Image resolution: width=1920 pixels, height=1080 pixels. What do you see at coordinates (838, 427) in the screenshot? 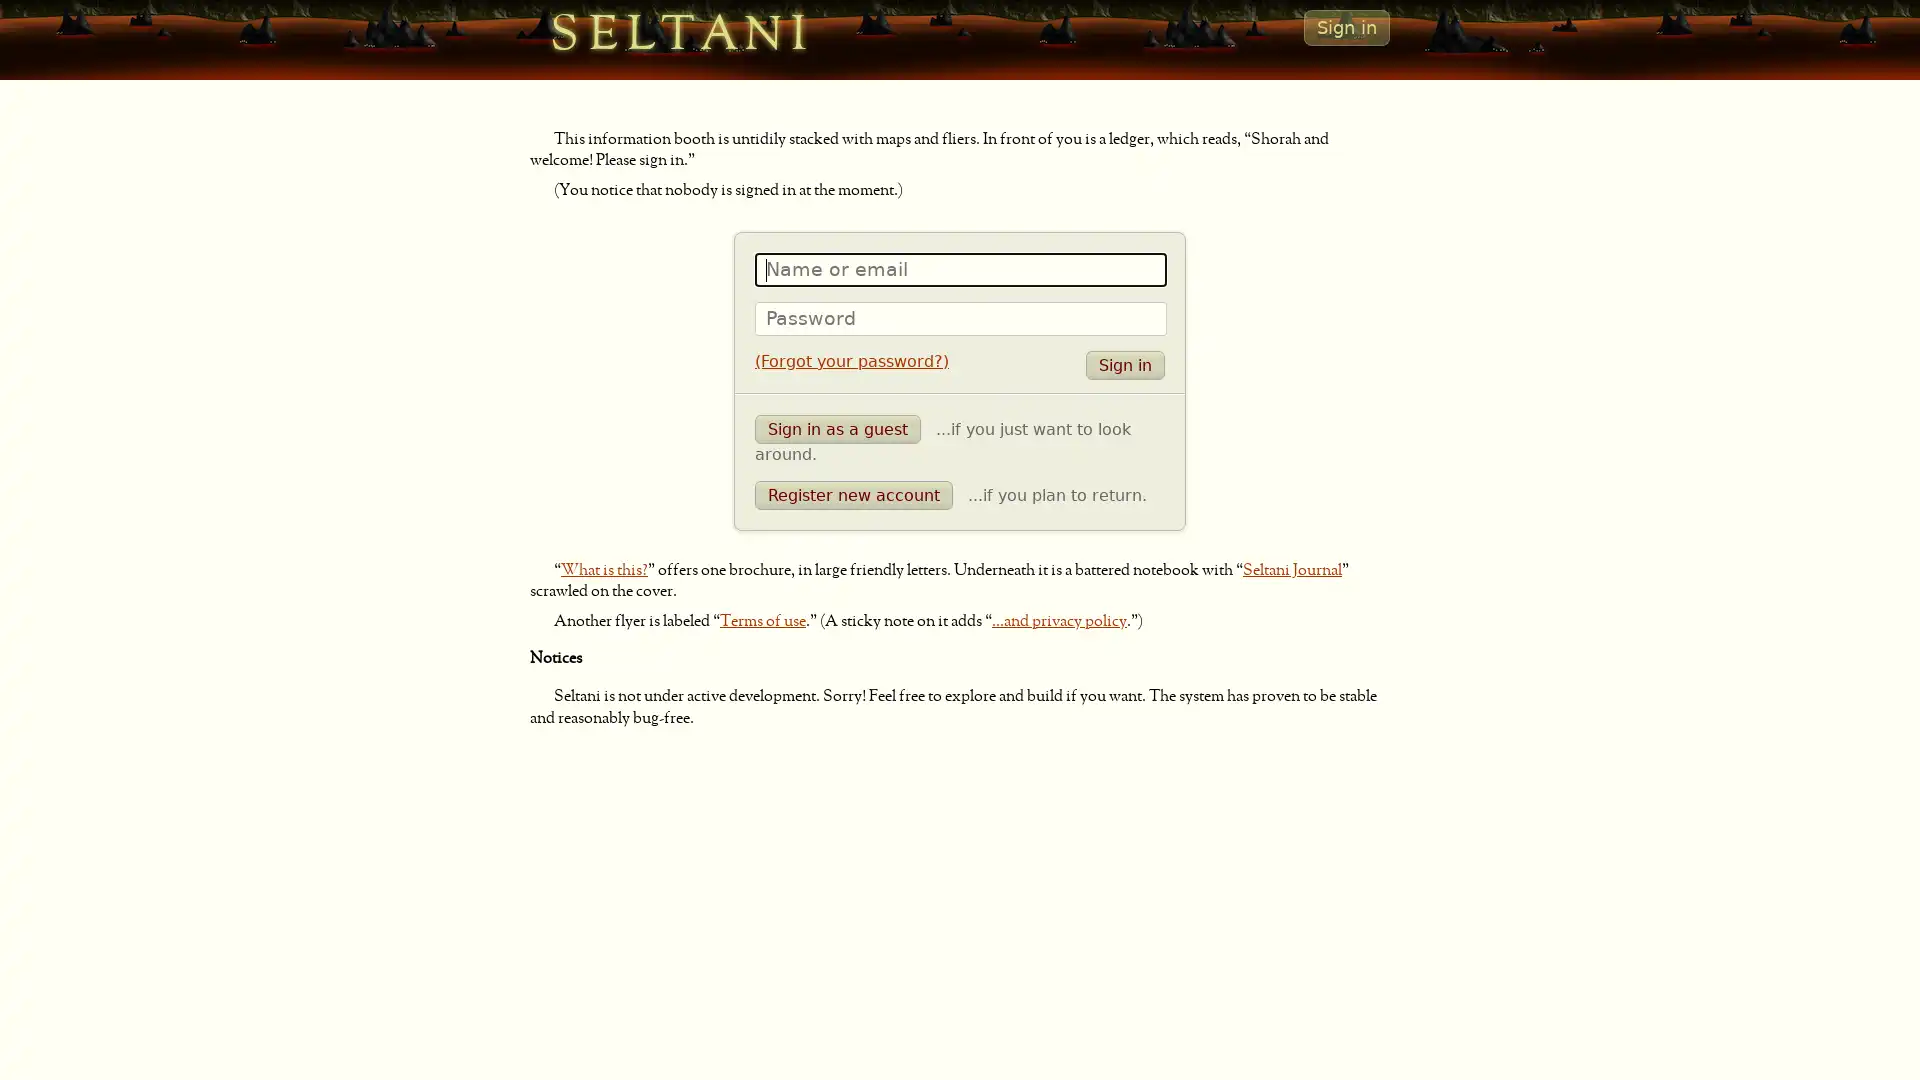
I see `Sign in as a guest` at bounding box center [838, 427].